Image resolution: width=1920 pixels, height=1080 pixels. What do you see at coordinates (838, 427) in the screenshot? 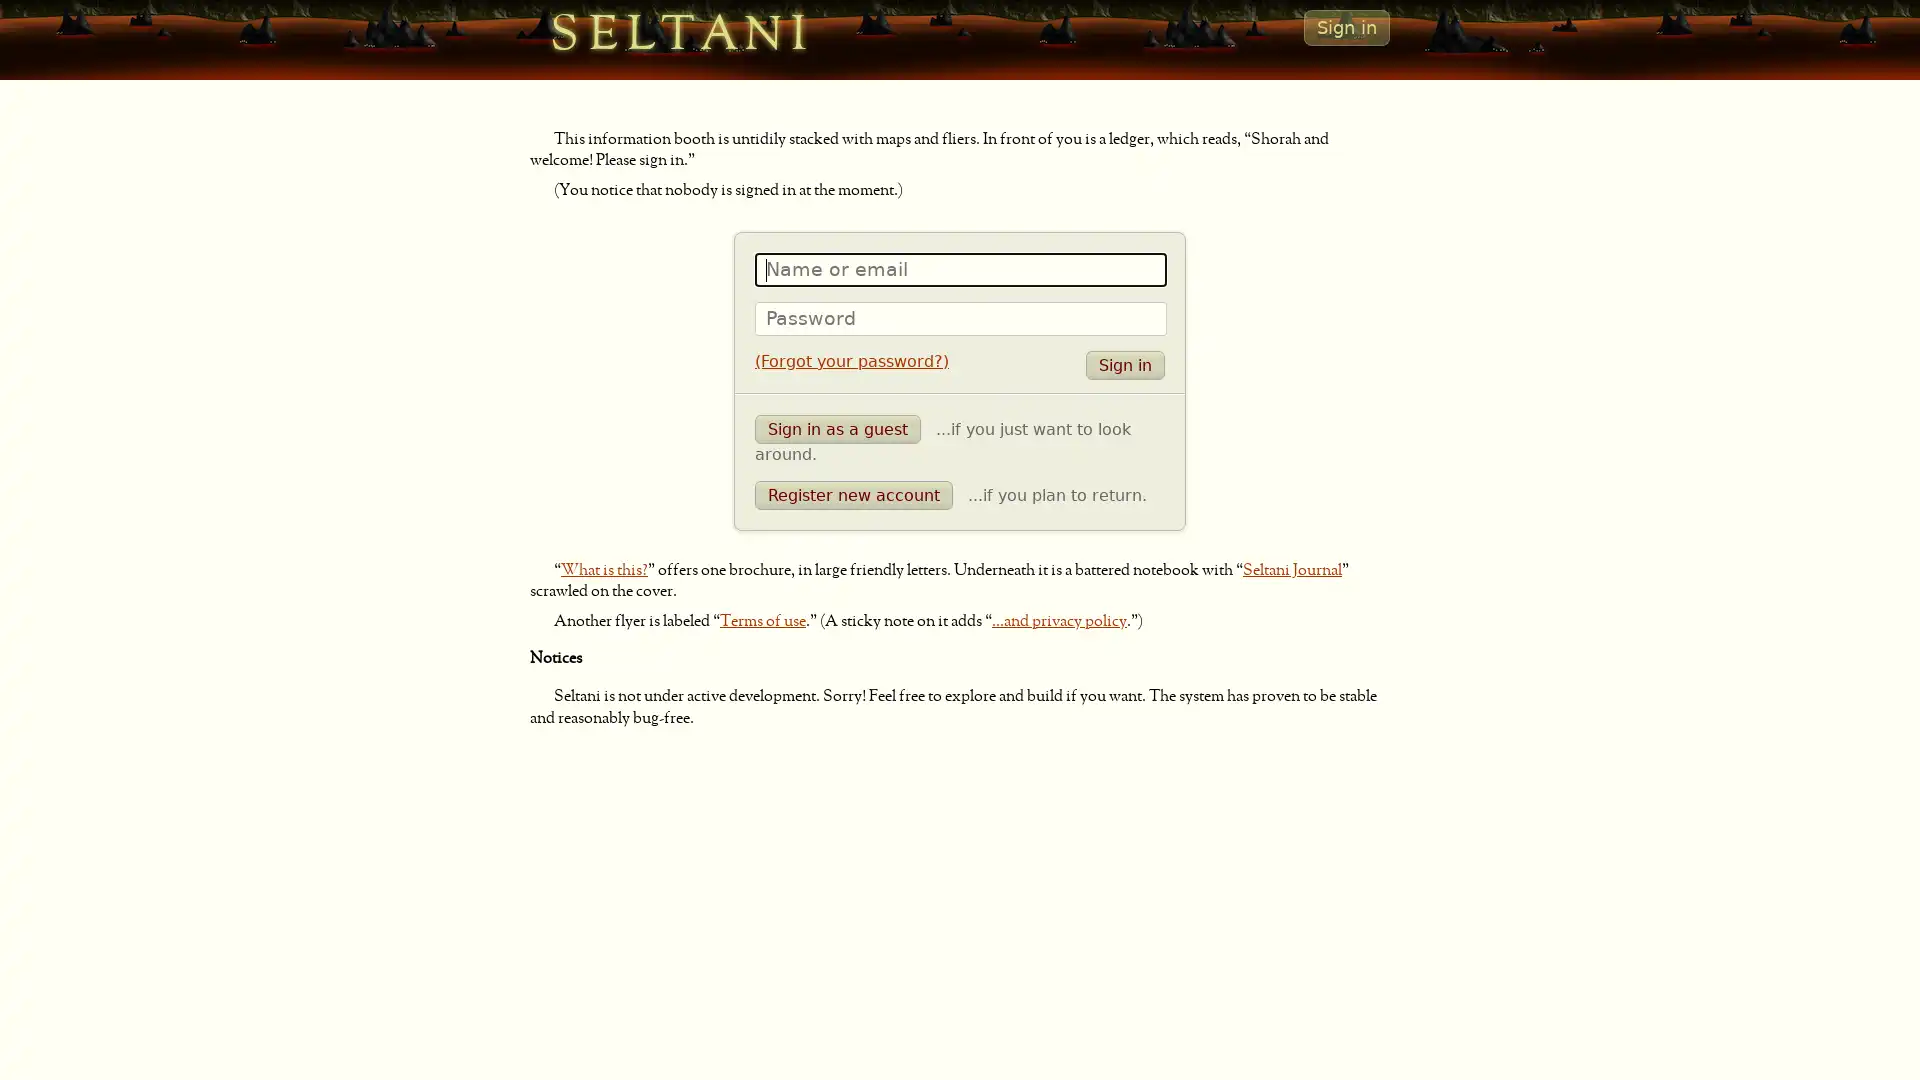
I see `Sign in as a guest` at bounding box center [838, 427].